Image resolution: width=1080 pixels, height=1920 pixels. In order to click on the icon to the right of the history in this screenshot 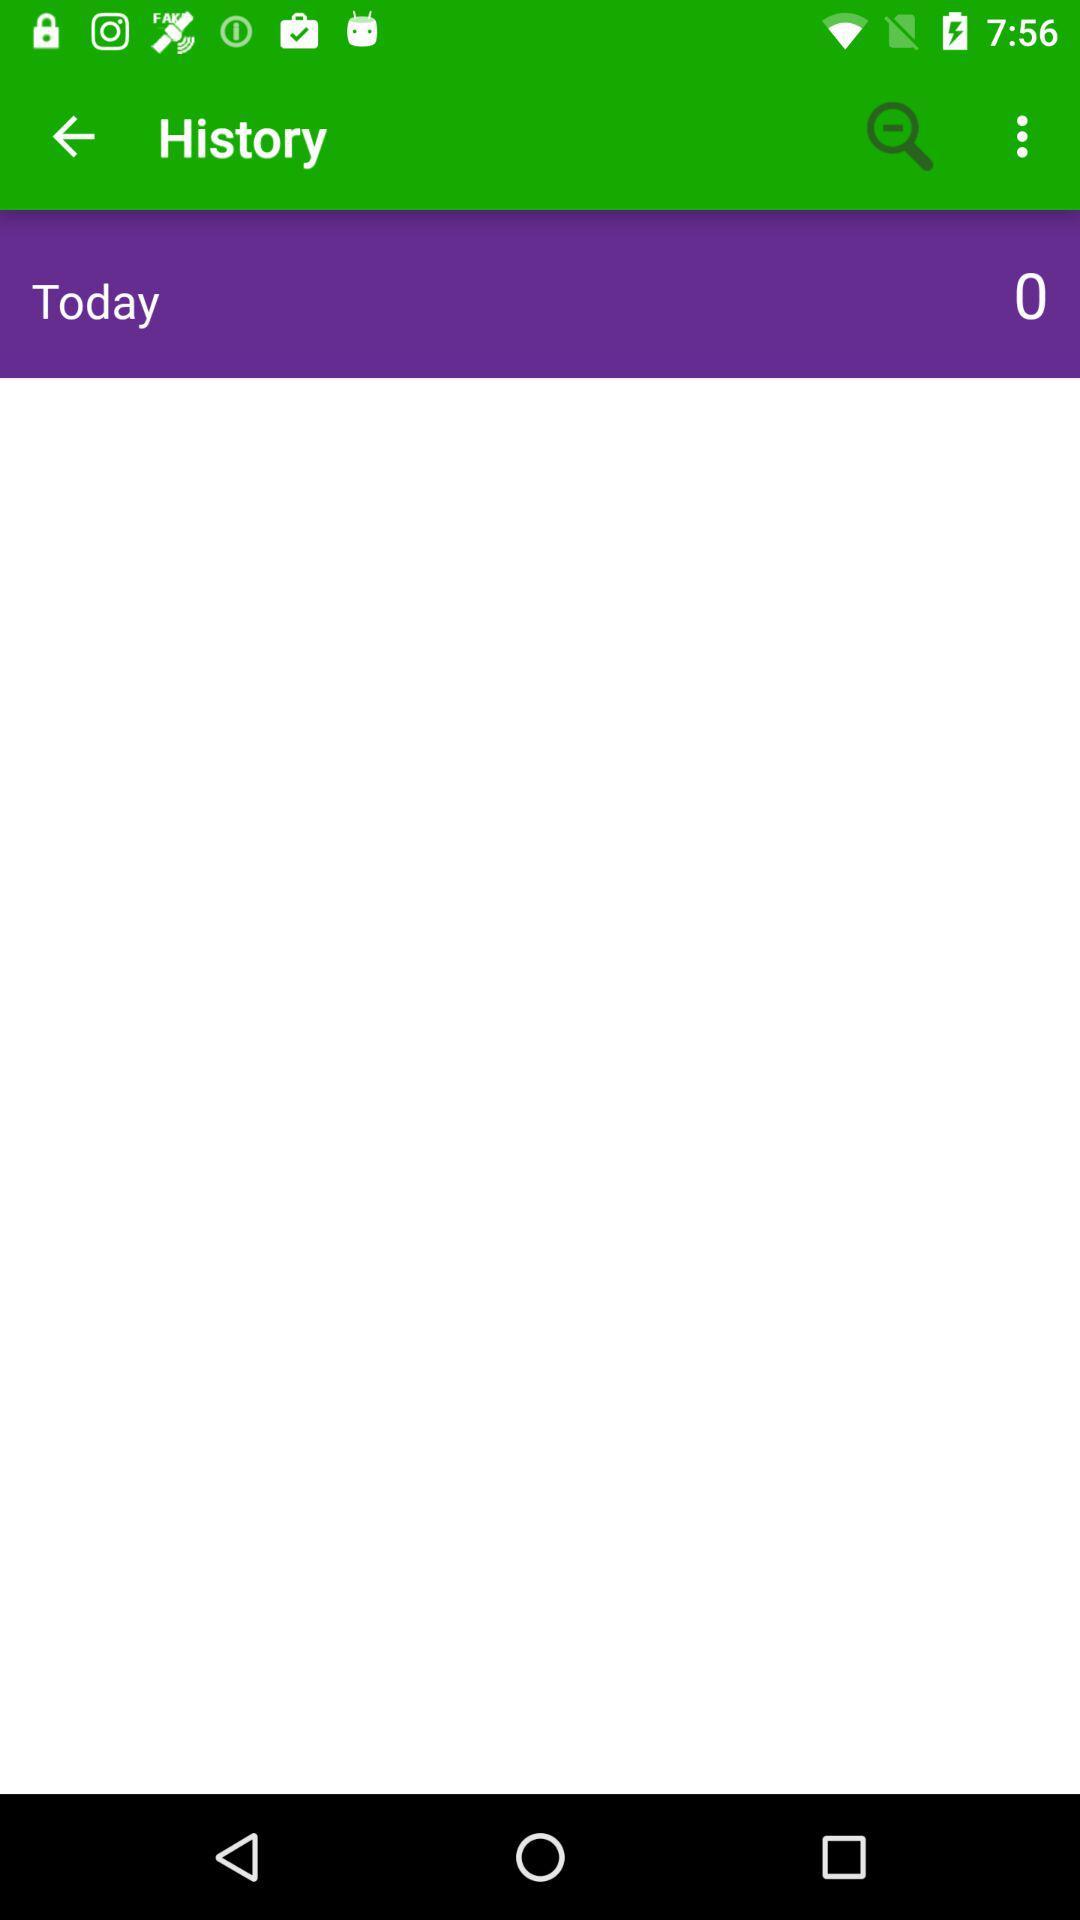, I will do `click(901, 135)`.